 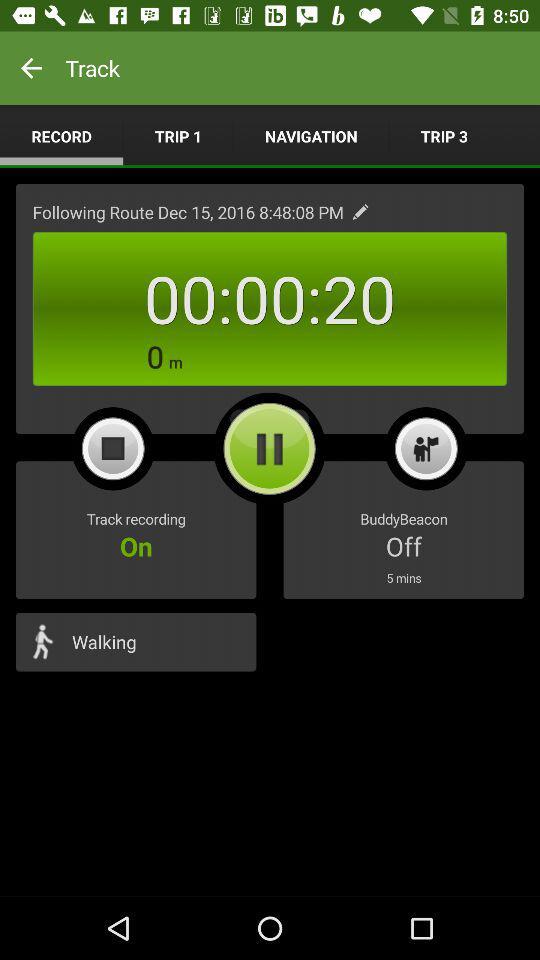 I want to click on the trip 1 item, so click(x=178, y=135).